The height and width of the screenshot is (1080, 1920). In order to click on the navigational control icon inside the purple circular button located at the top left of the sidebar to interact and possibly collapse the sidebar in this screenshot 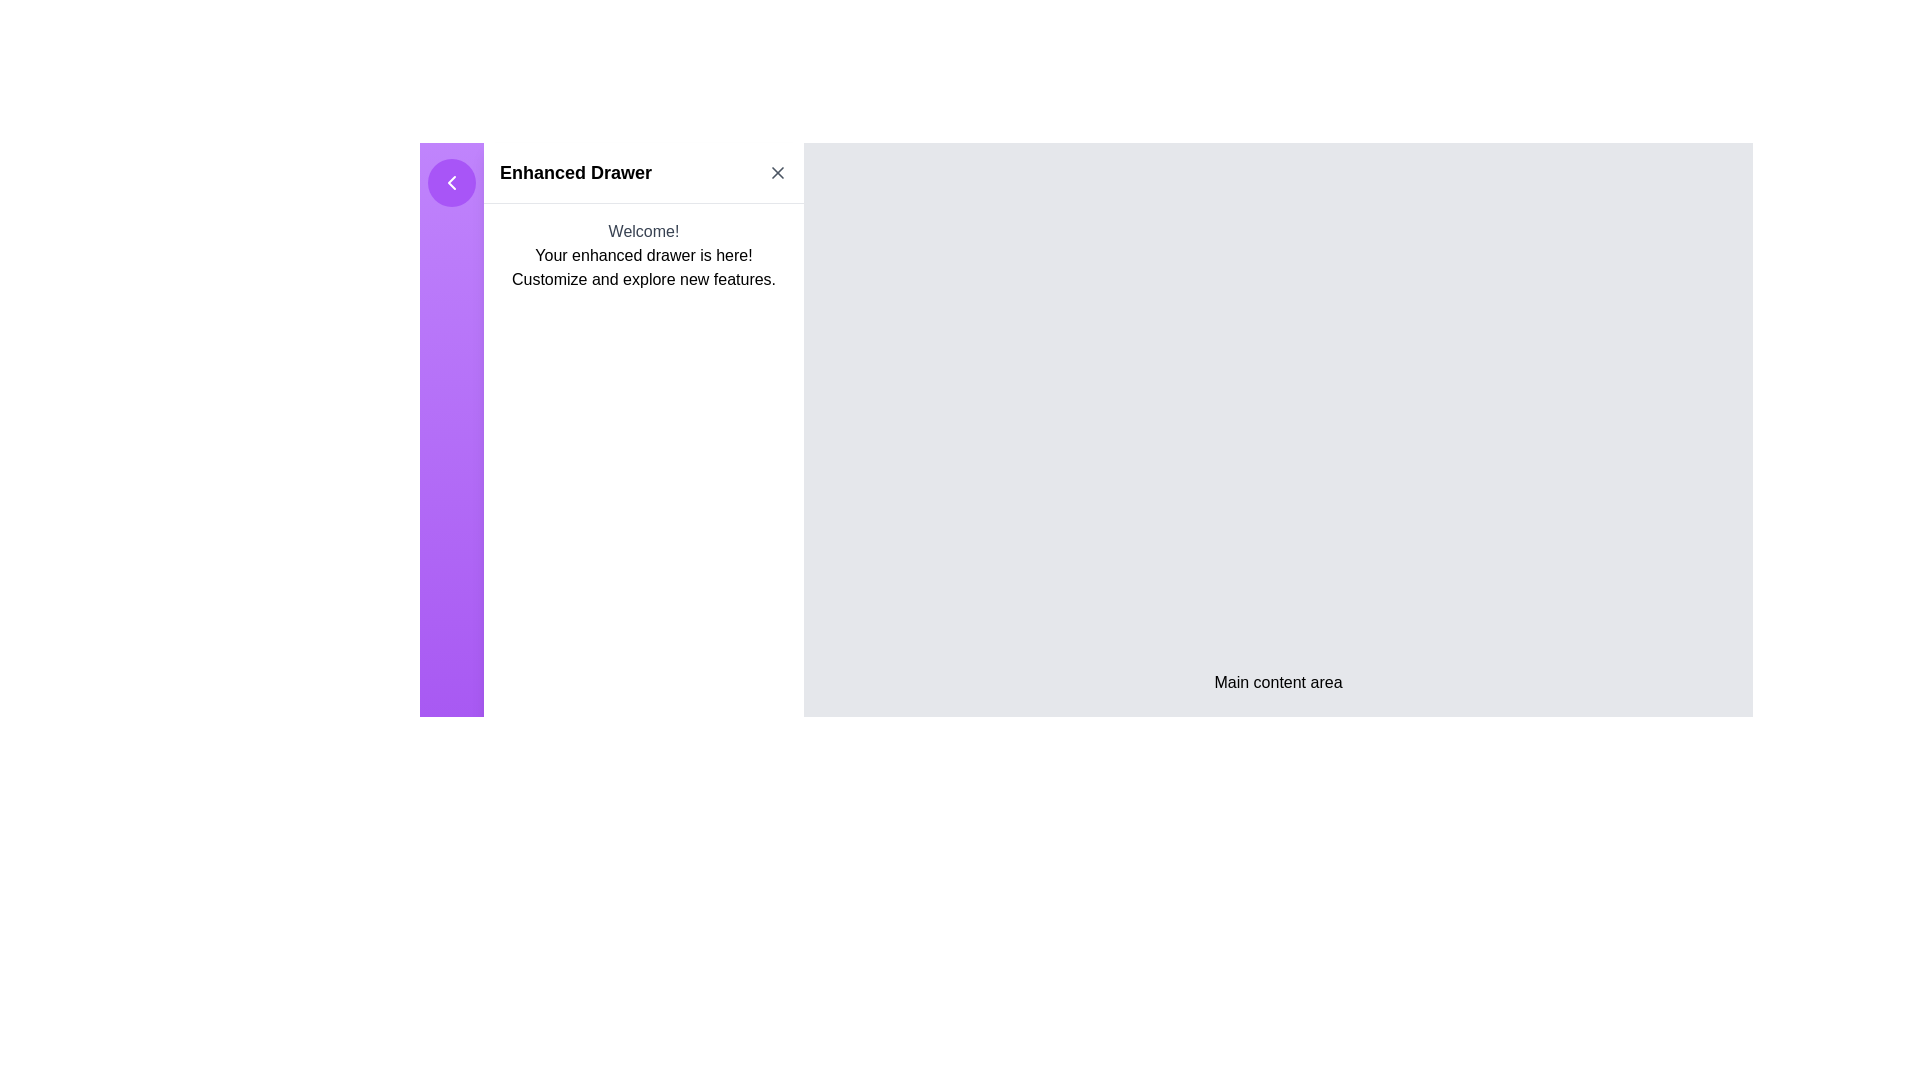, I will do `click(450, 182)`.